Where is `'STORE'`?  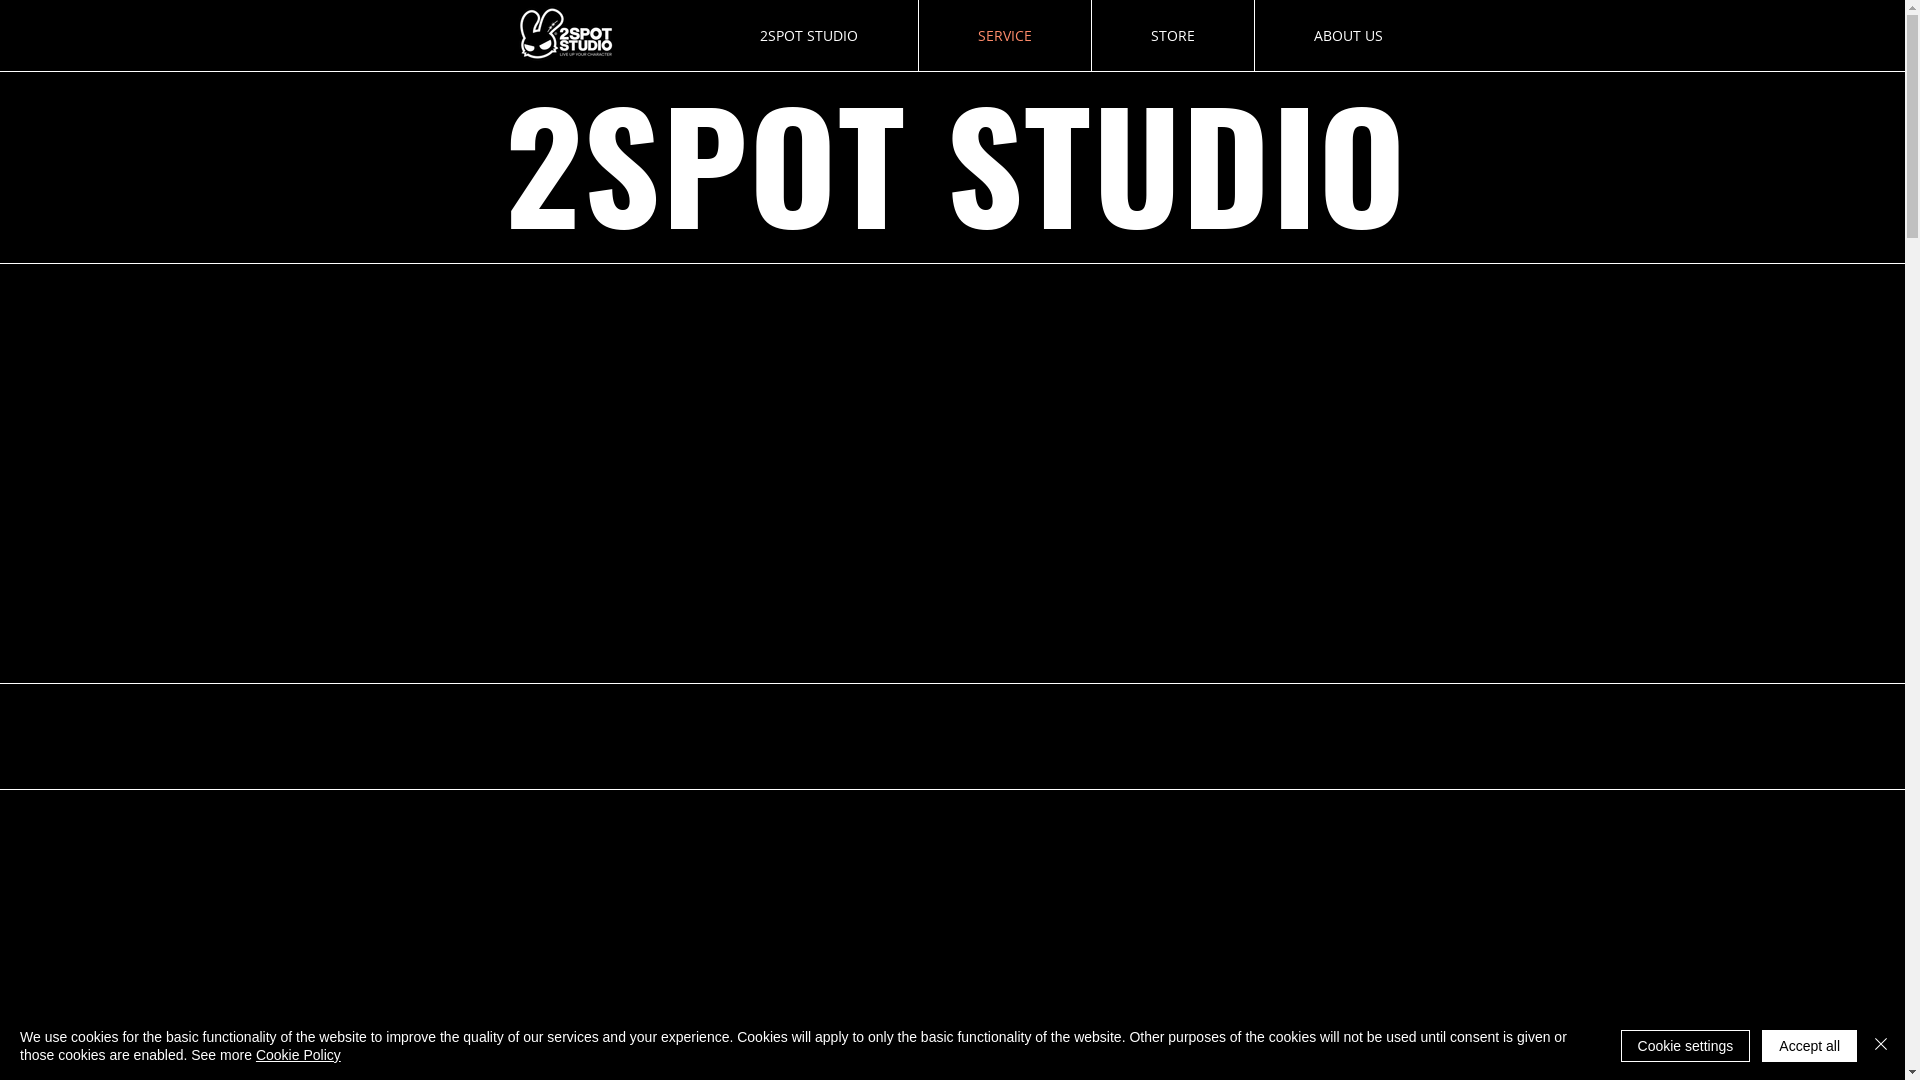
'STORE' is located at coordinates (1090, 35).